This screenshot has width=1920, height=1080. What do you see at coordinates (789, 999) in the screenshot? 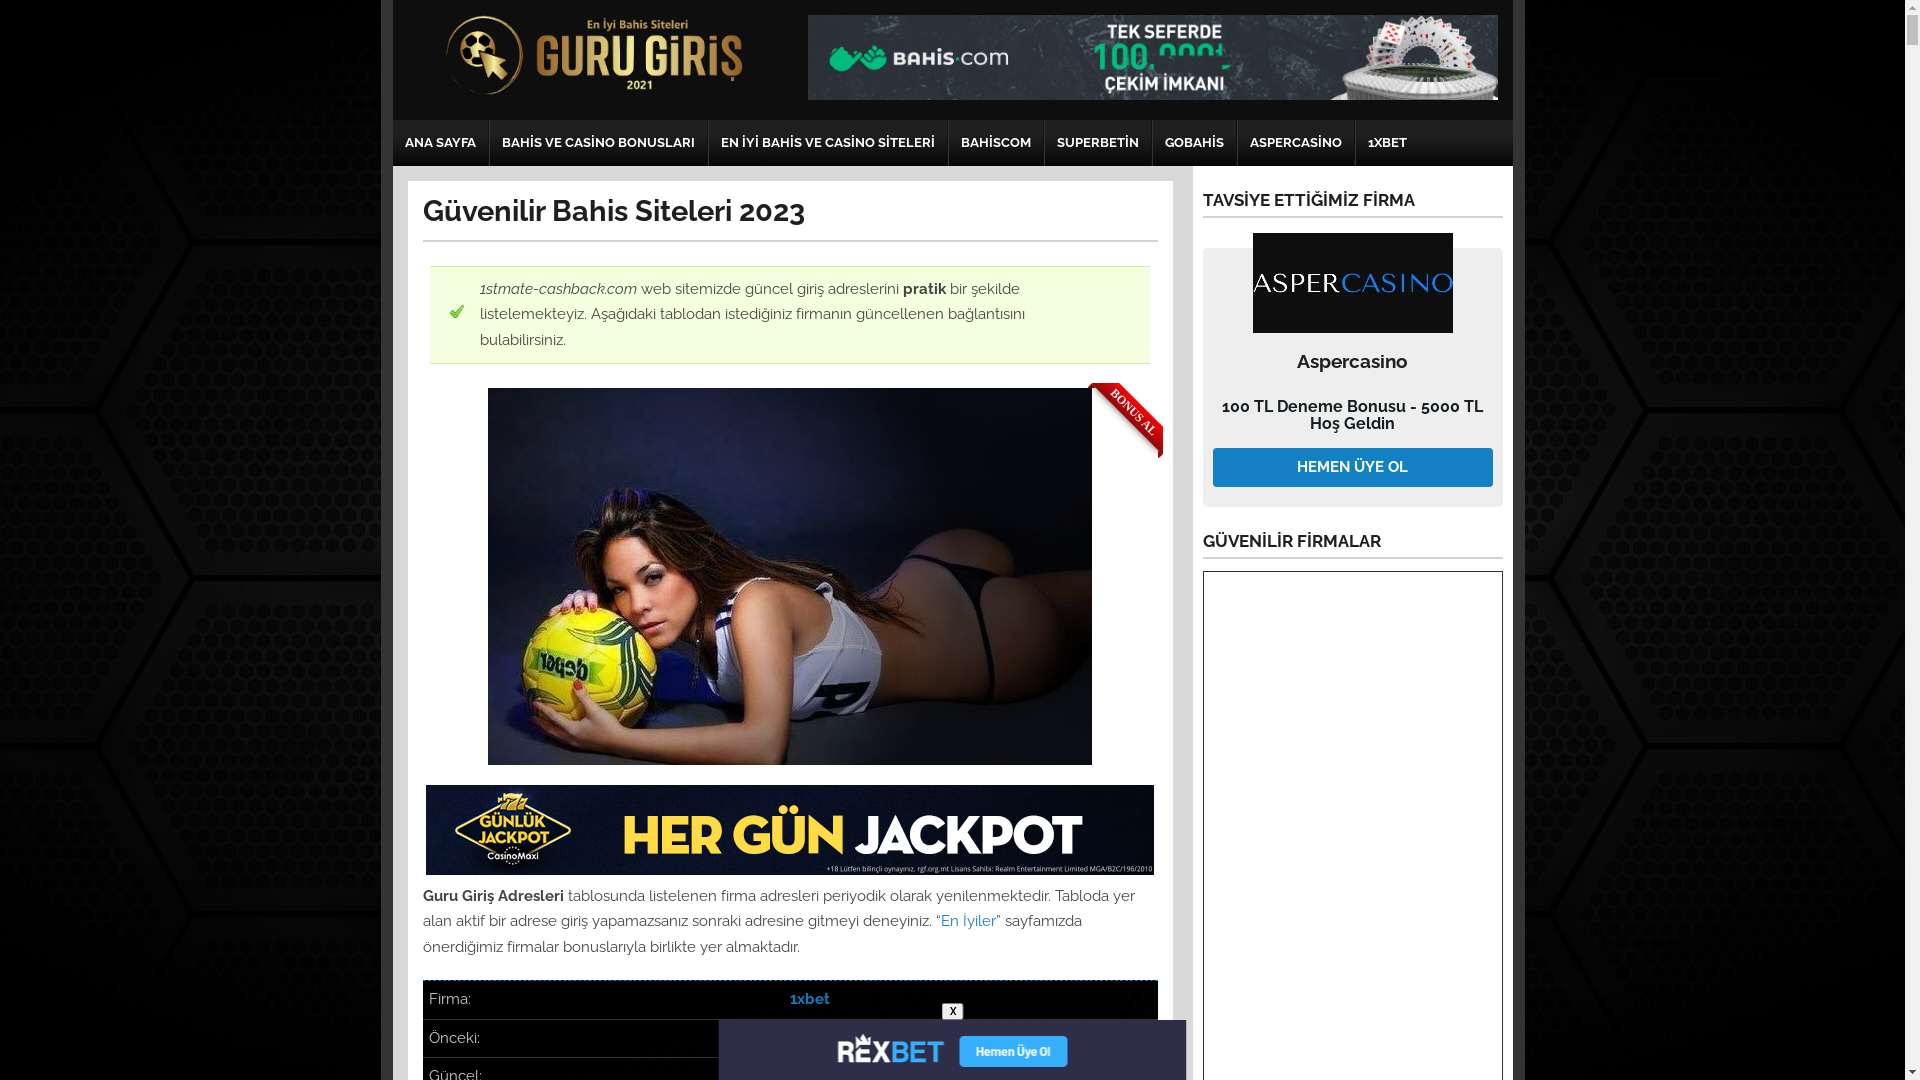
I see `'1xbet'` at bounding box center [789, 999].